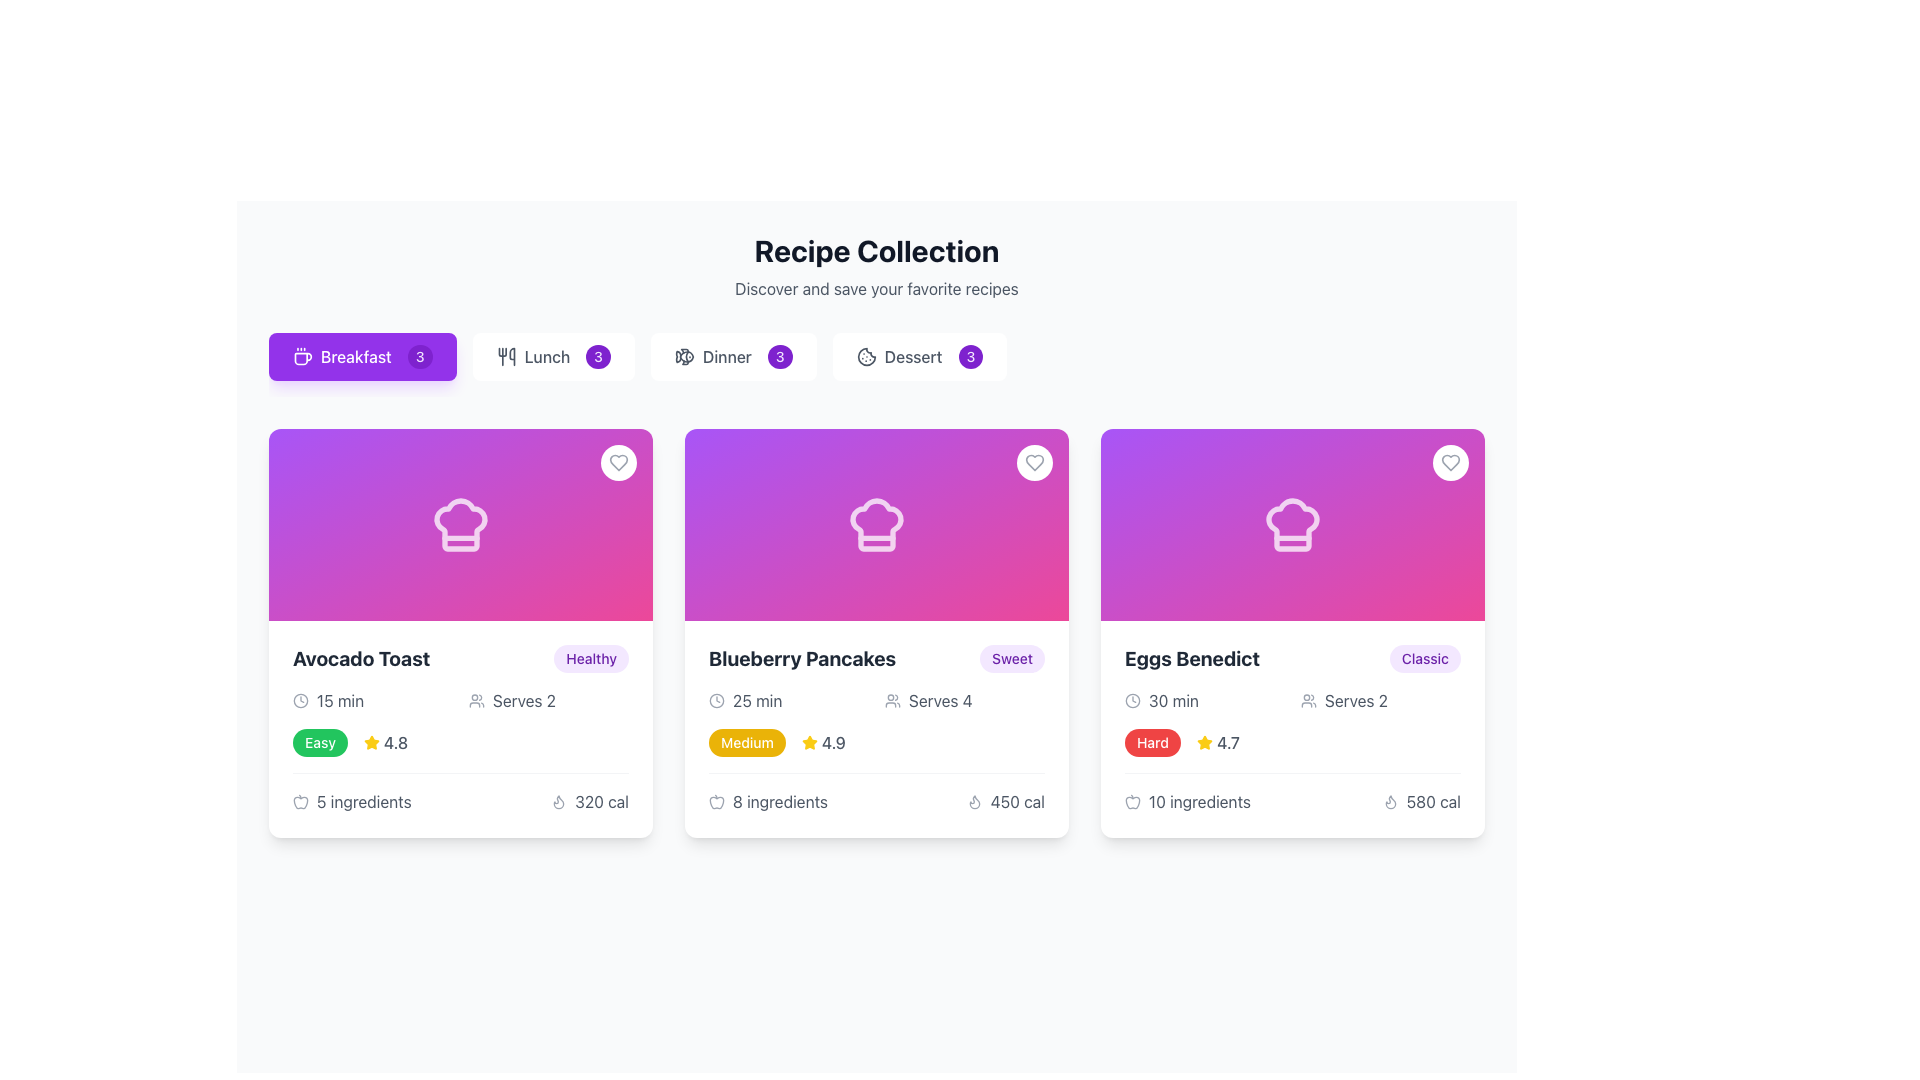  I want to click on the display information element showing '5 ingredients' and '320 cal' for the Avocado Toast recipe, so click(459, 792).